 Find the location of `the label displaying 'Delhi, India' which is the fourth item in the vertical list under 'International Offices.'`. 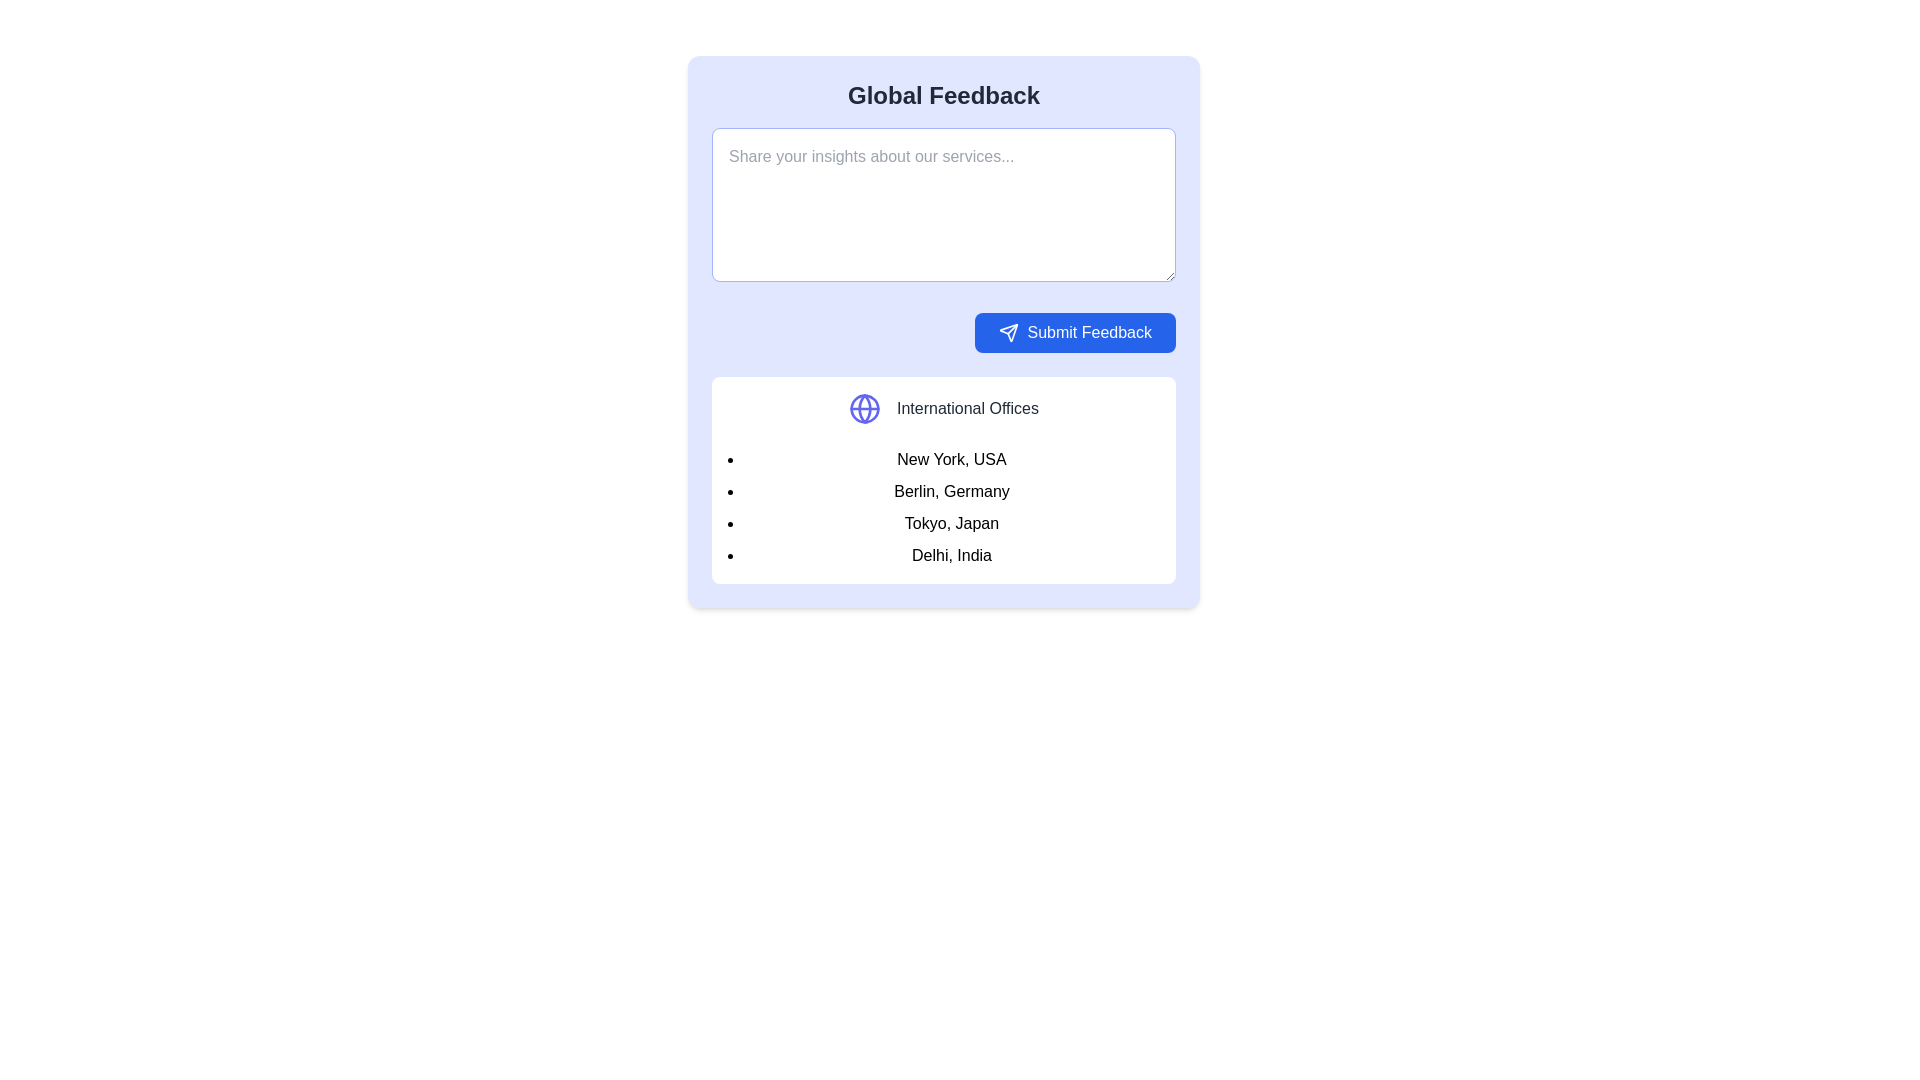

the label displaying 'Delhi, India' which is the fourth item in the vertical list under 'International Offices.' is located at coordinates (950, 555).